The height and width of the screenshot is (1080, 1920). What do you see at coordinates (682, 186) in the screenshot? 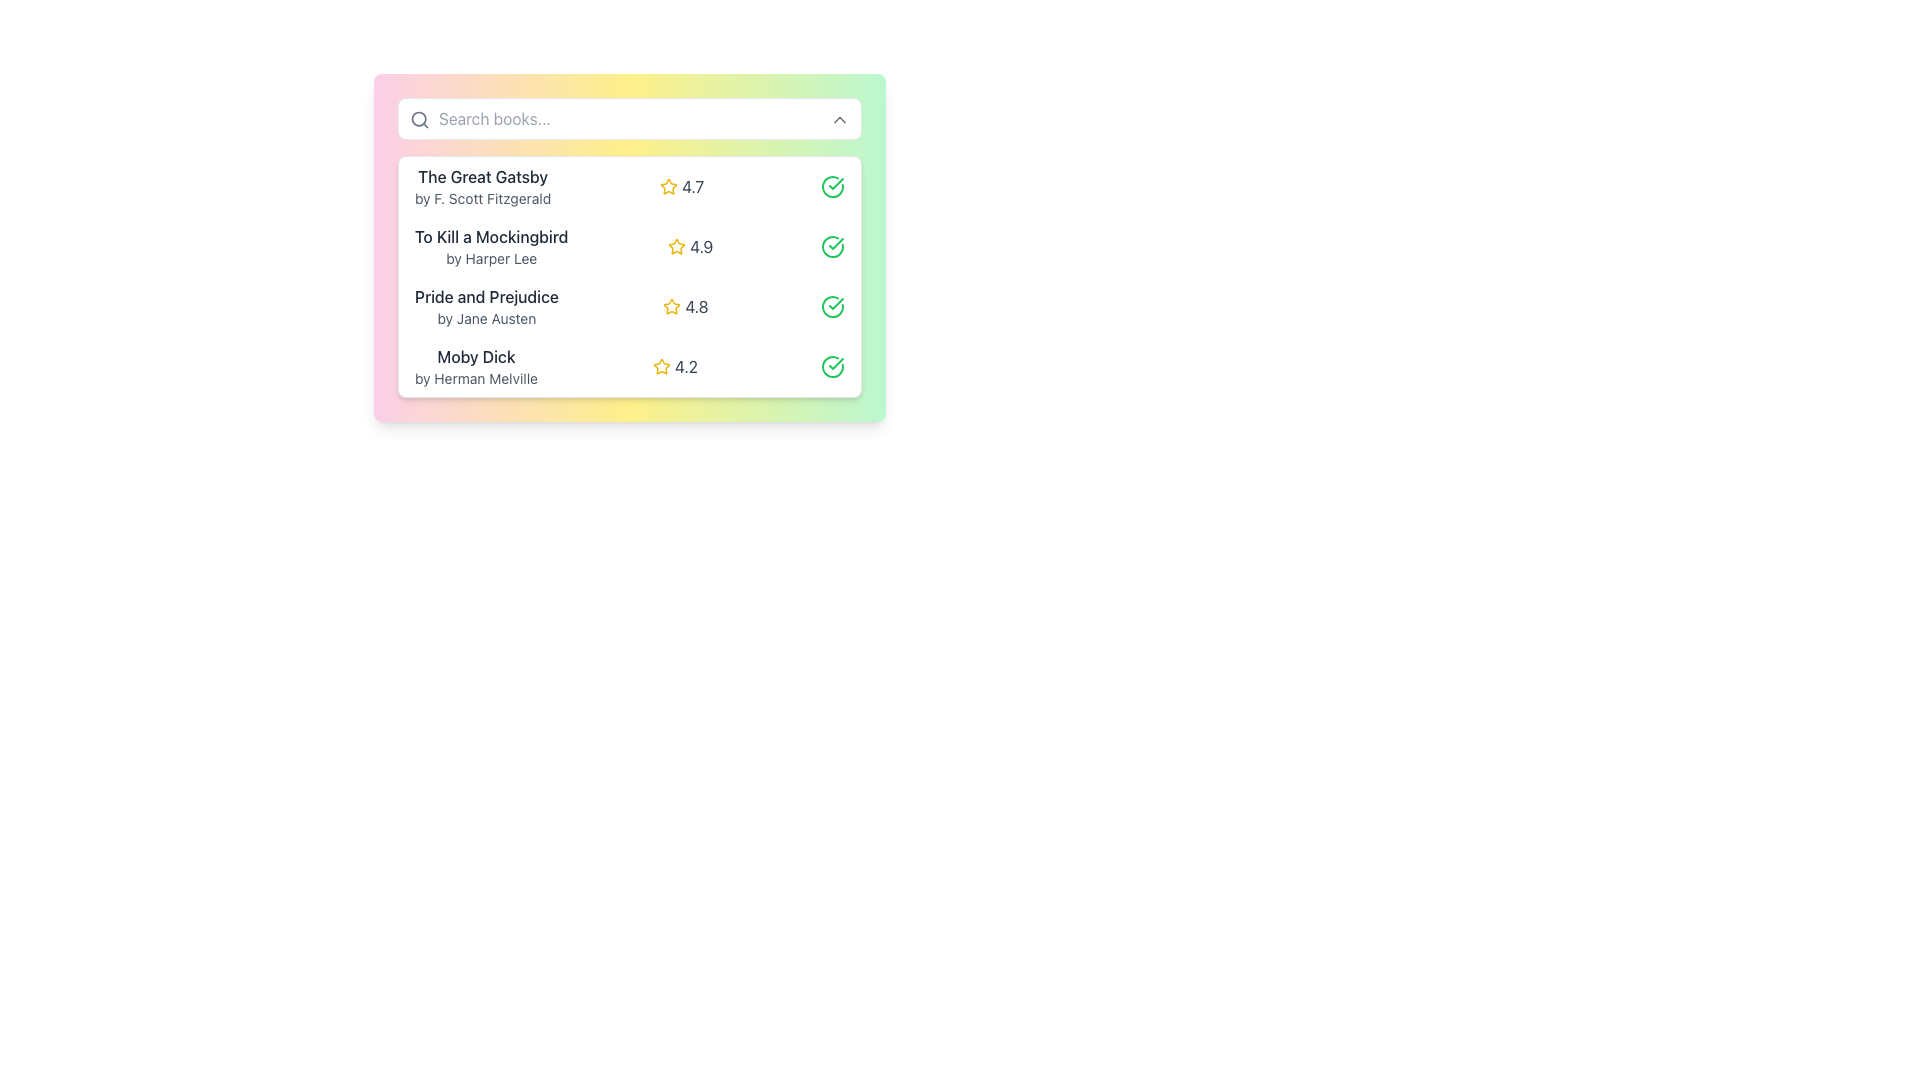
I see `the Rating Display element that shows a star icon with a yellow outline and the rating '4.7' in a bold gray font, located between the title 'The Great Gatsby' and a green circular checkmark icon` at bounding box center [682, 186].